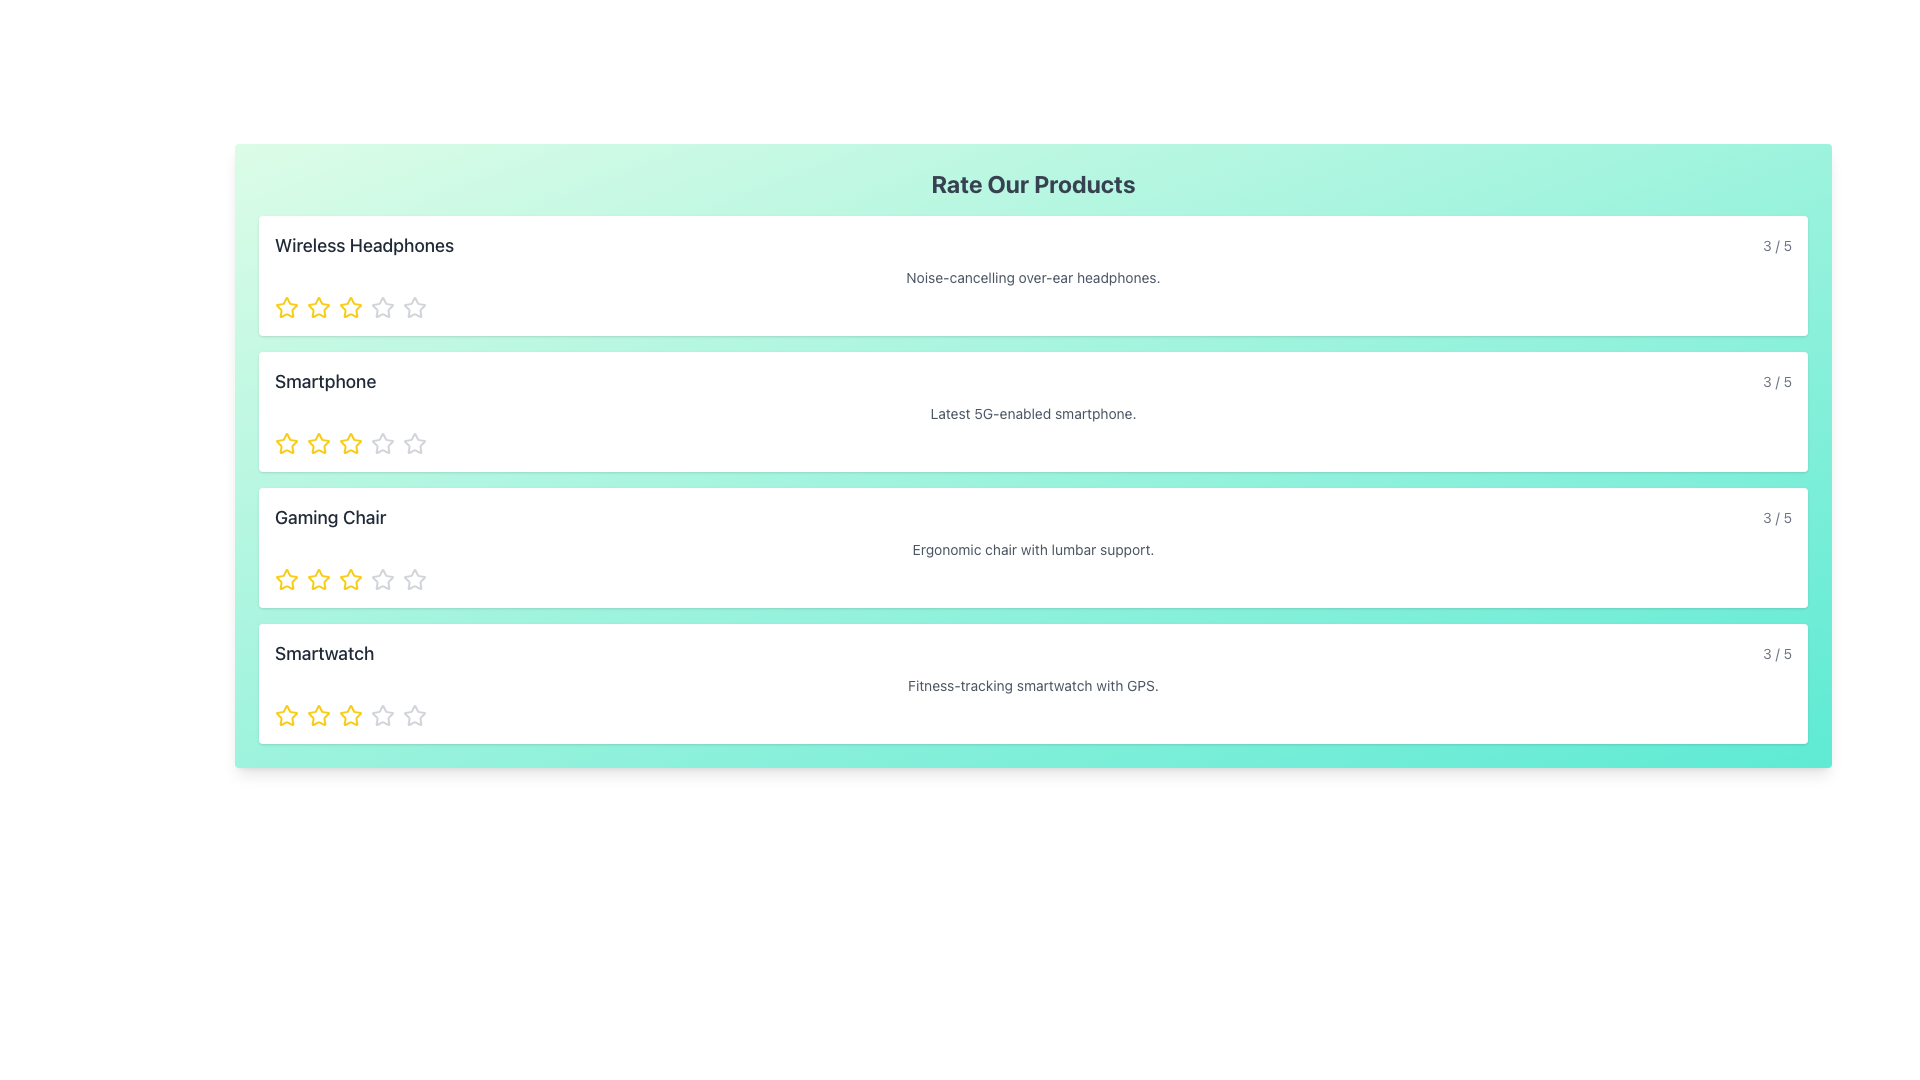 This screenshot has height=1080, width=1920. I want to click on the second star in the rating system for the 'Smartphone' product, so click(383, 442).